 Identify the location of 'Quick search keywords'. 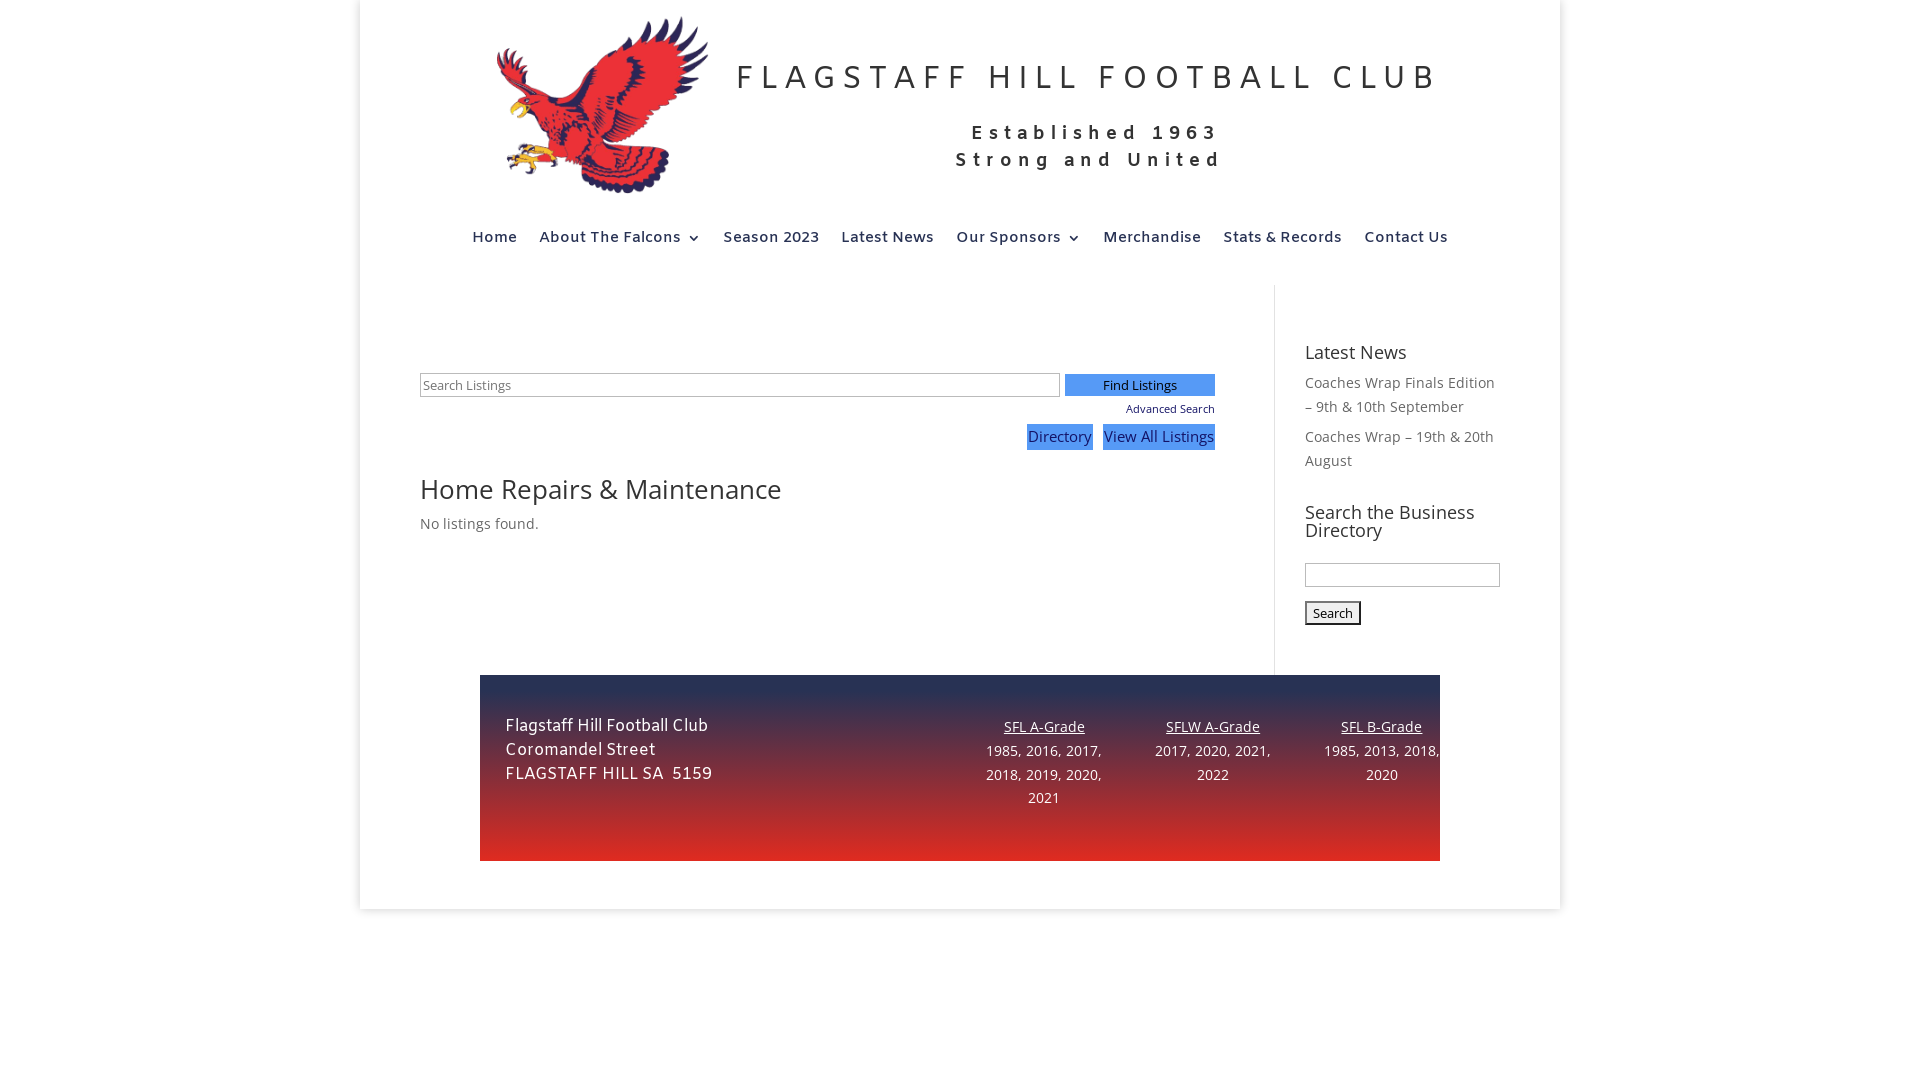
(419, 385).